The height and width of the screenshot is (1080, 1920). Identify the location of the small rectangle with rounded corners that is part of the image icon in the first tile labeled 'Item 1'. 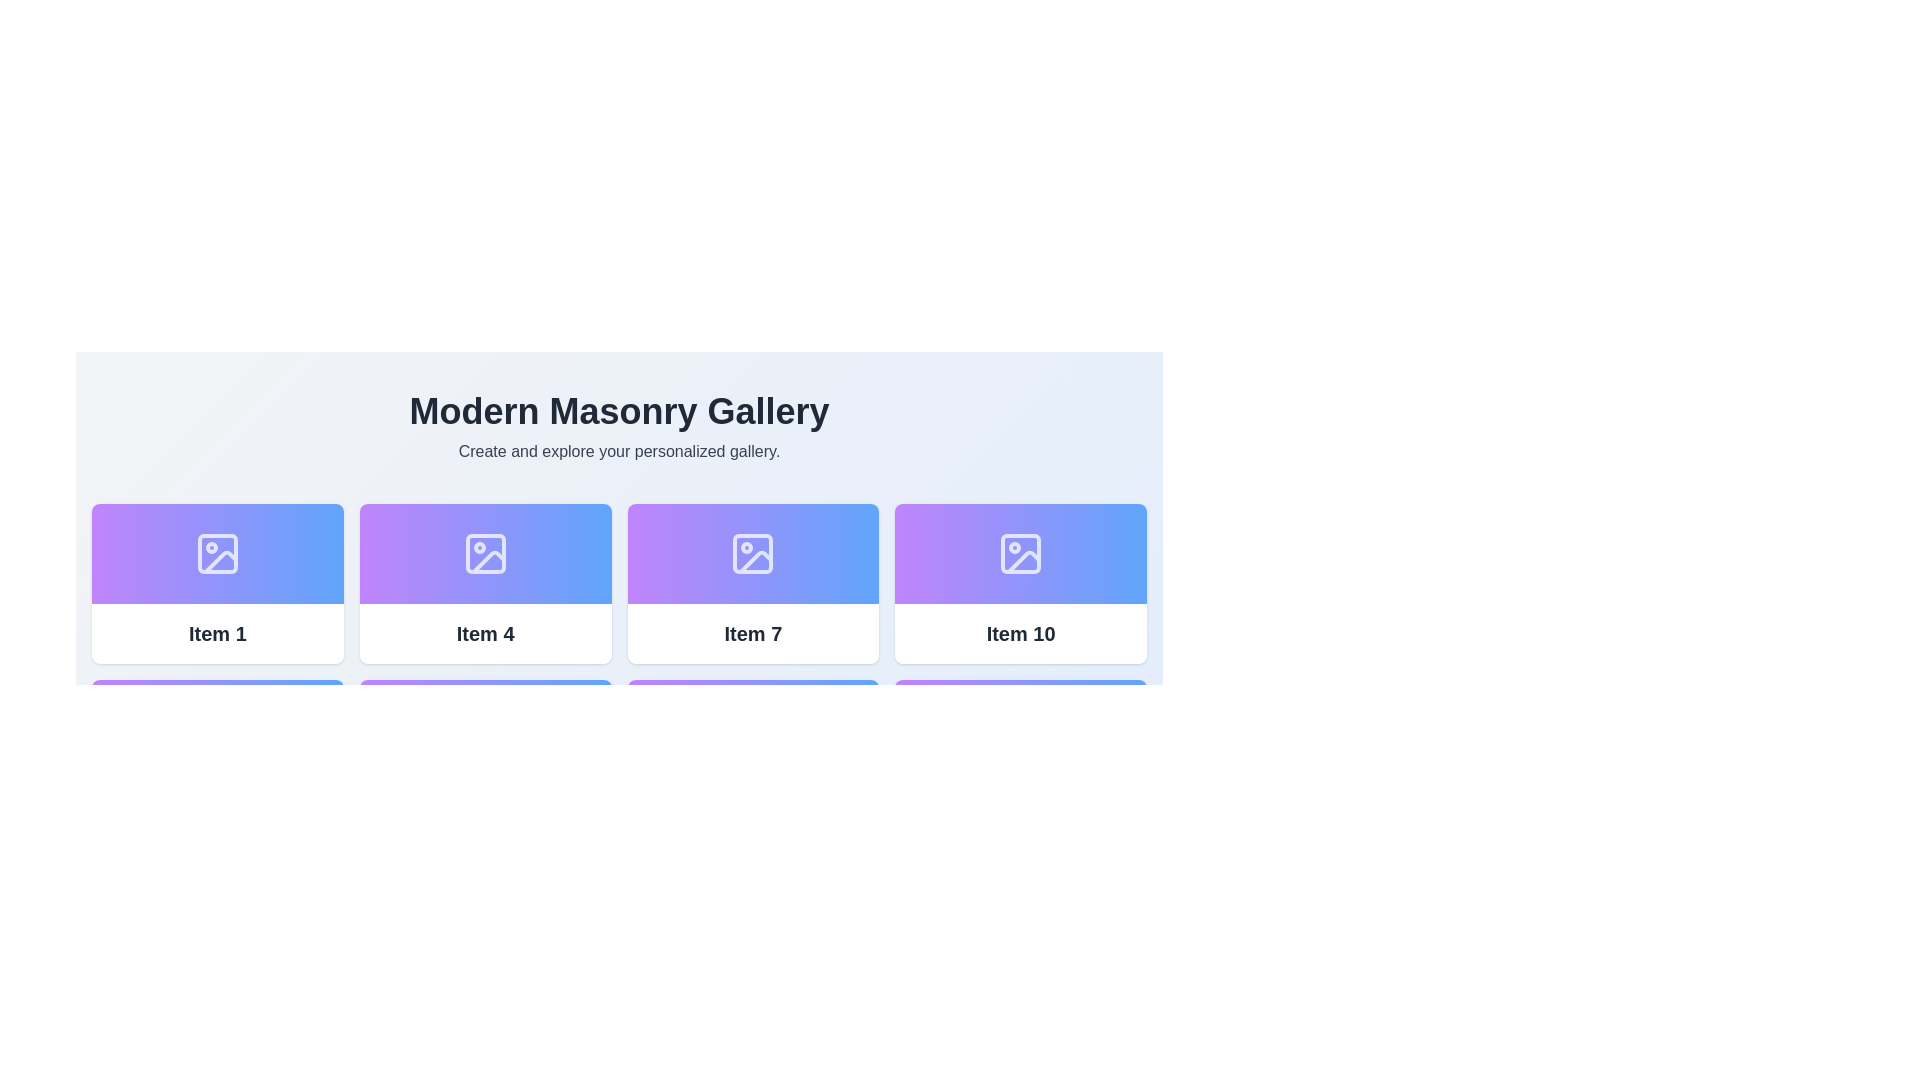
(217, 554).